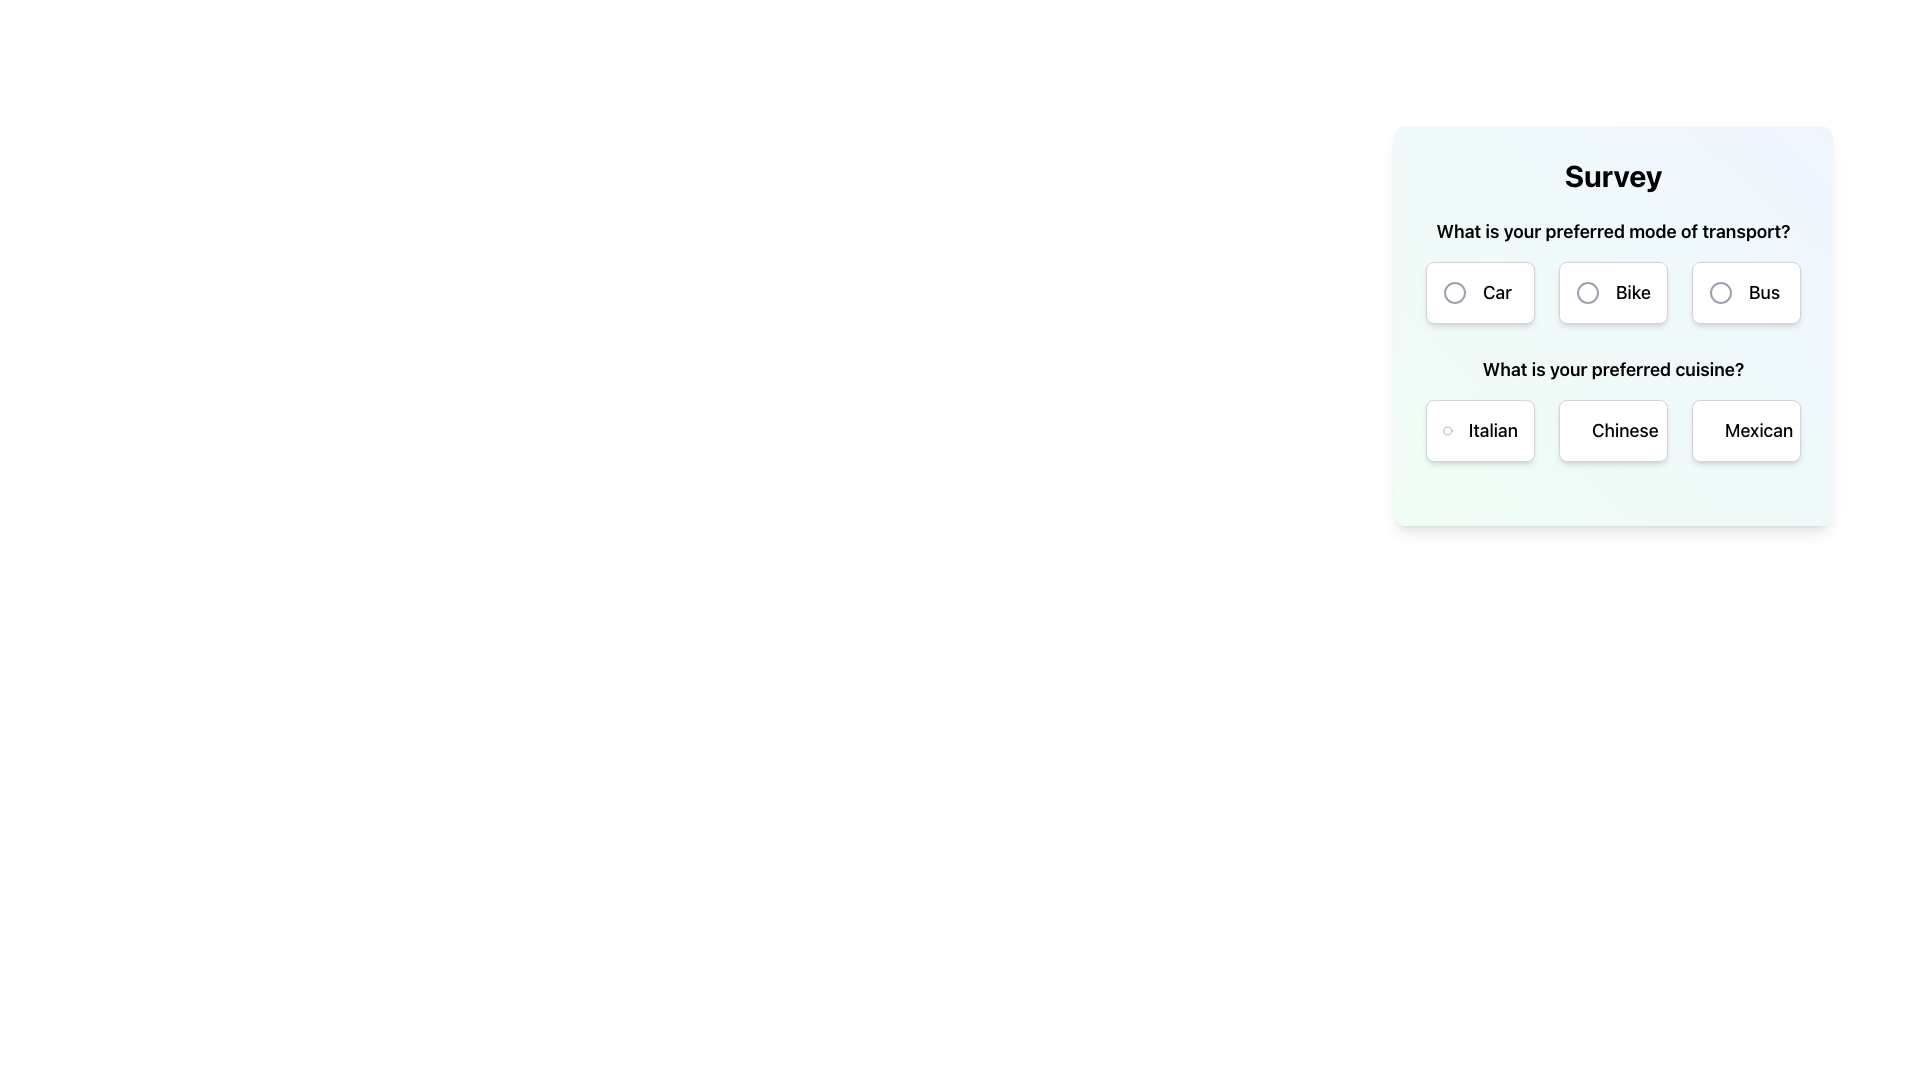 The image size is (1920, 1080). What do you see at coordinates (1587, 293) in the screenshot?
I see `the 'Bike' radio button indicator by` at bounding box center [1587, 293].